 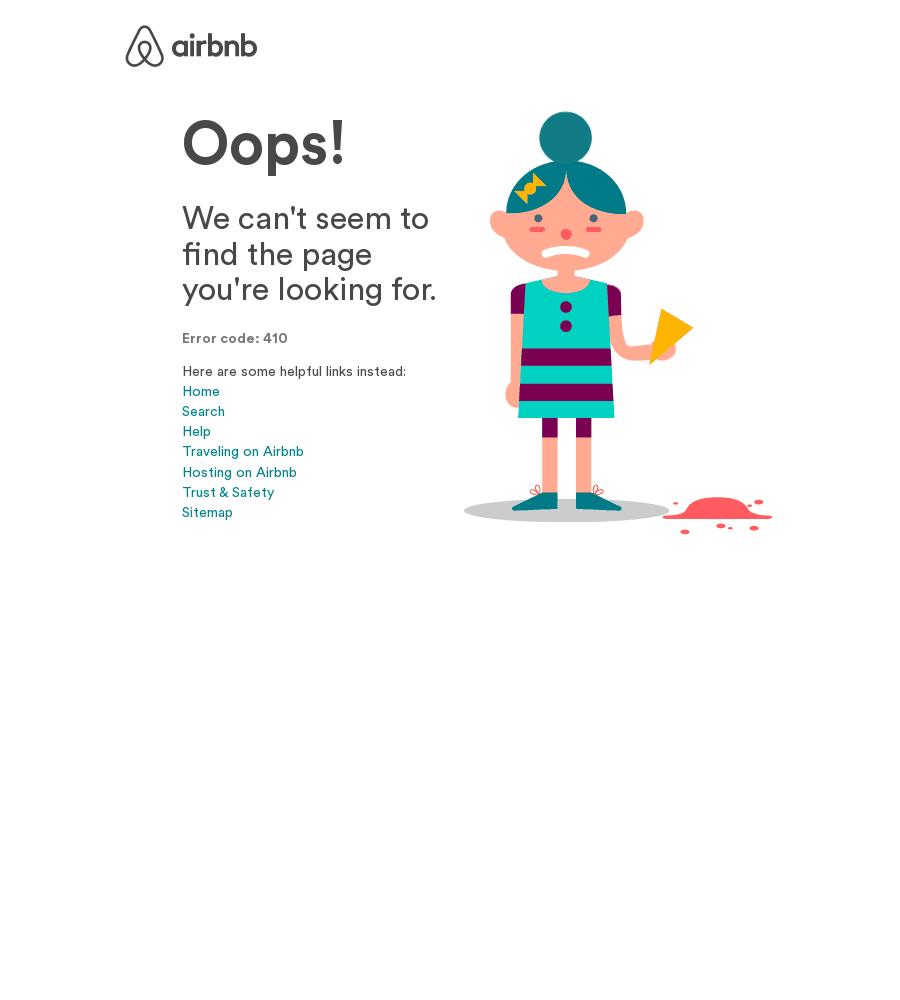 What do you see at coordinates (233, 337) in the screenshot?
I see `'Error code: 410'` at bounding box center [233, 337].